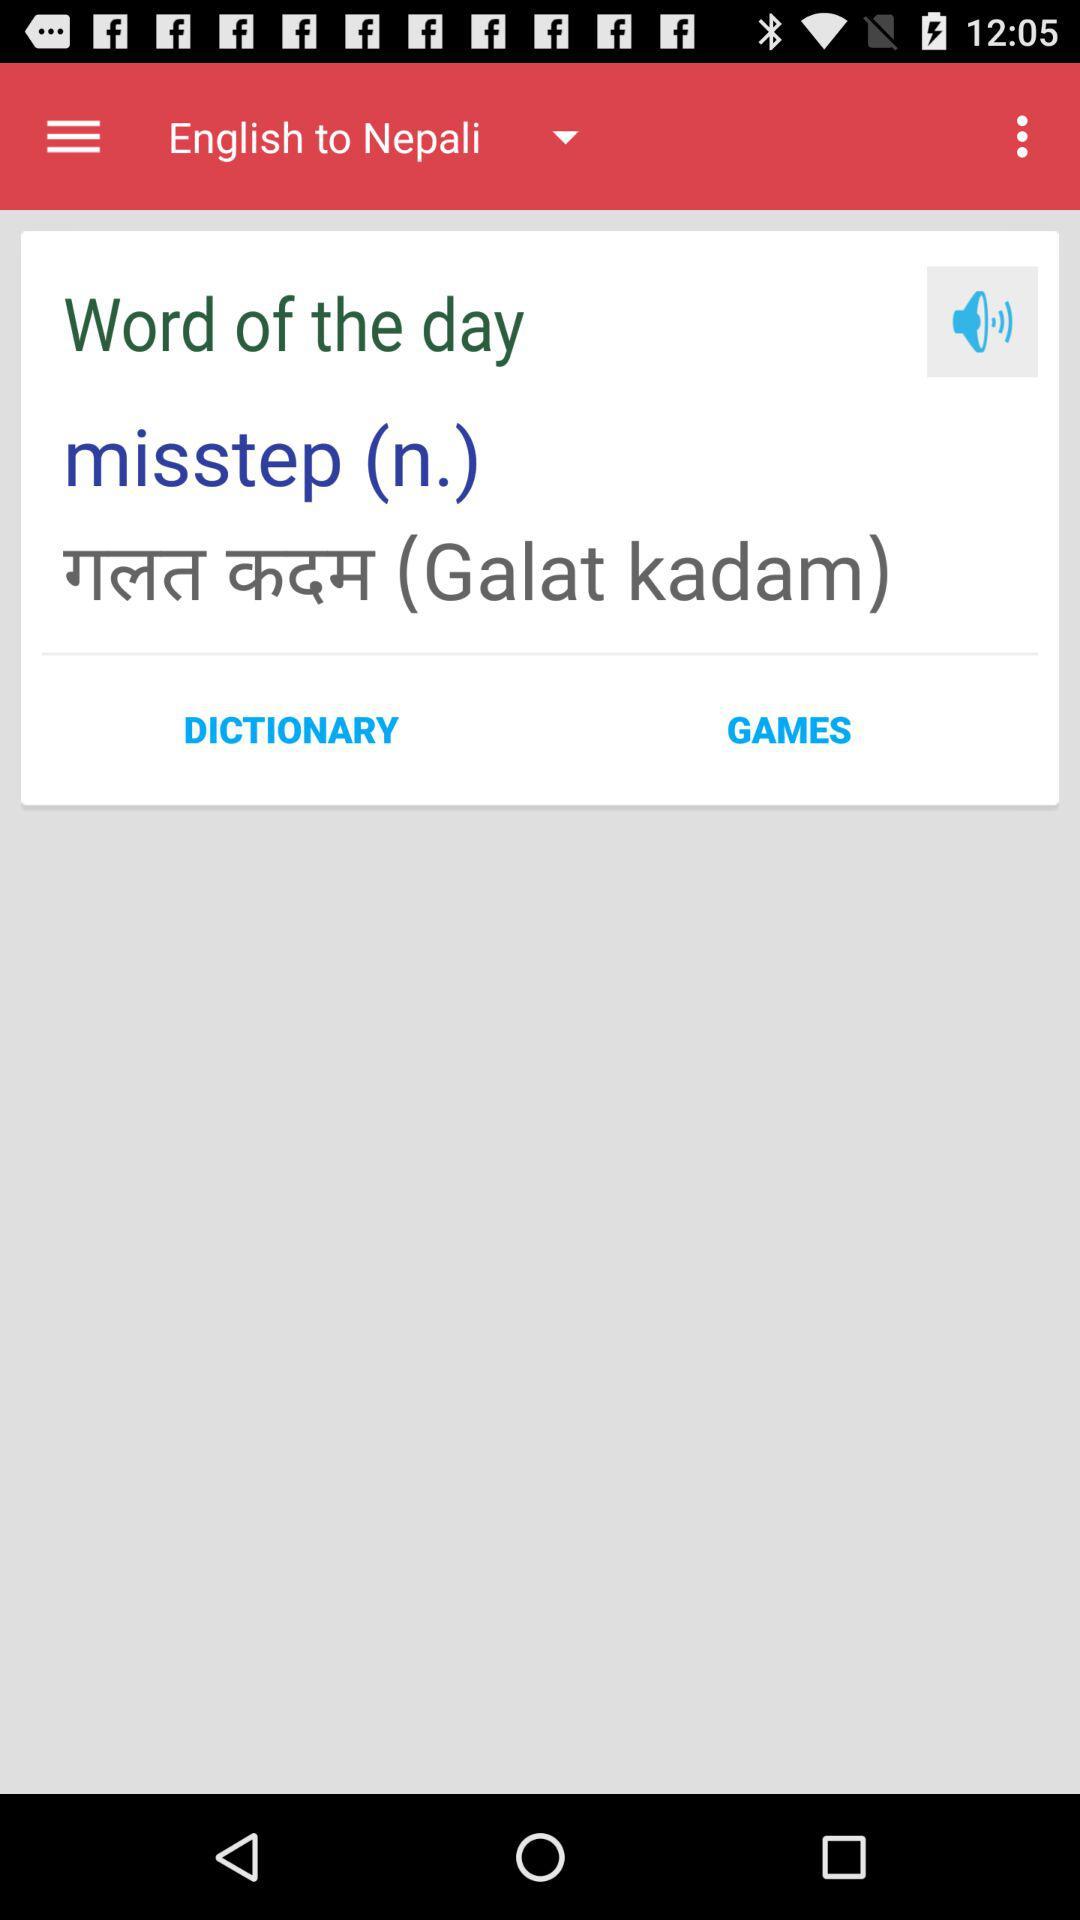 This screenshot has height=1920, width=1080. Describe the element at coordinates (981, 344) in the screenshot. I see `the volume icon` at that location.